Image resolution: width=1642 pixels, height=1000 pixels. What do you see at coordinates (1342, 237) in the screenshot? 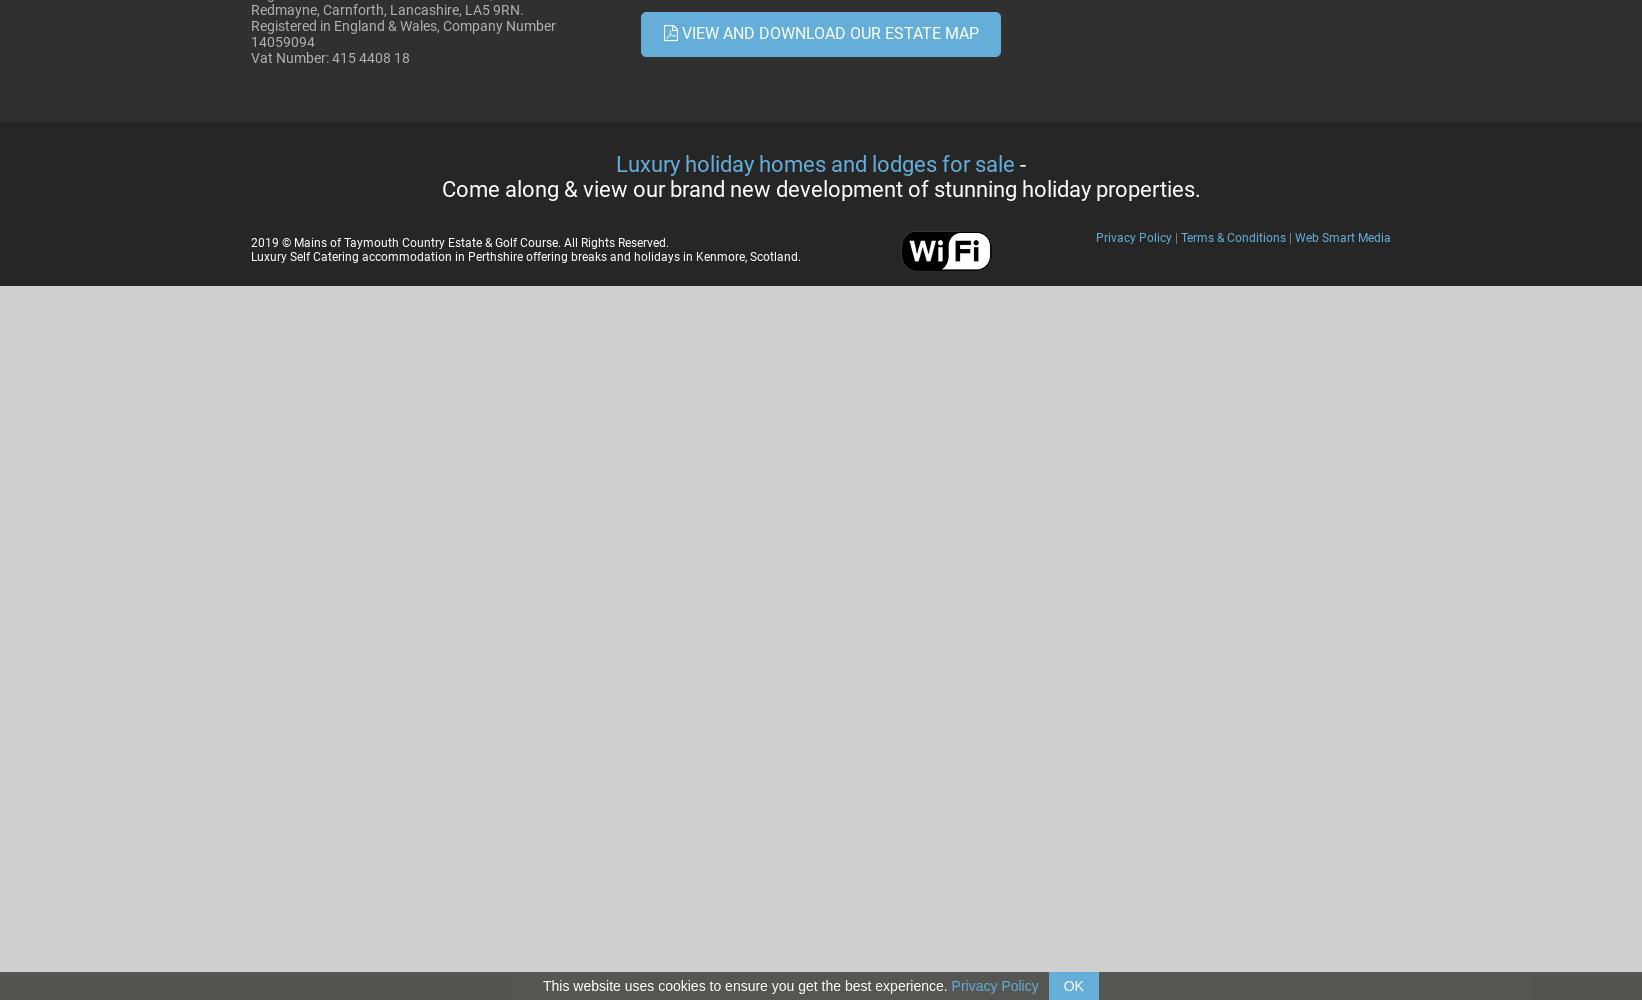
I see `'Web Smart Media'` at bounding box center [1342, 237].